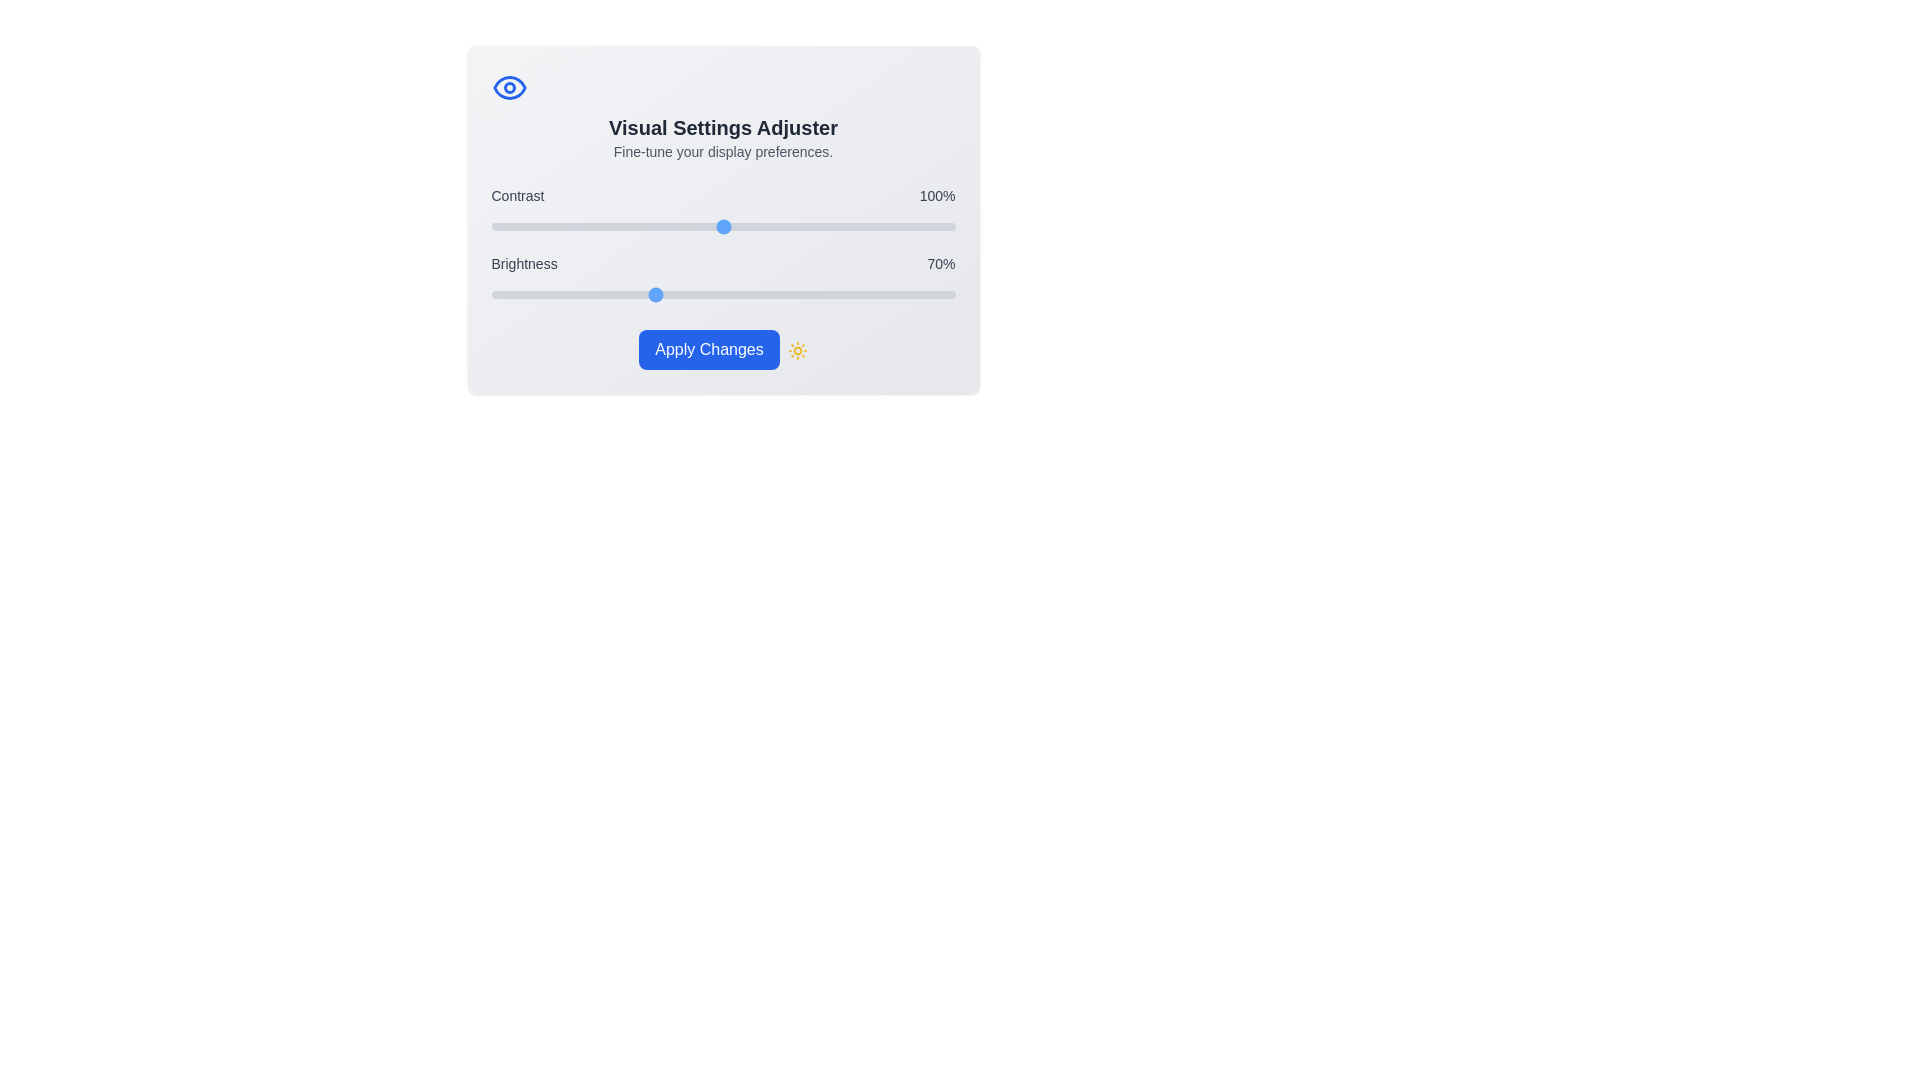 Image resolution: width=1920 pixels, height=1080 pixels. I want to click on the brightness slider to 191%, so click(933, 294).